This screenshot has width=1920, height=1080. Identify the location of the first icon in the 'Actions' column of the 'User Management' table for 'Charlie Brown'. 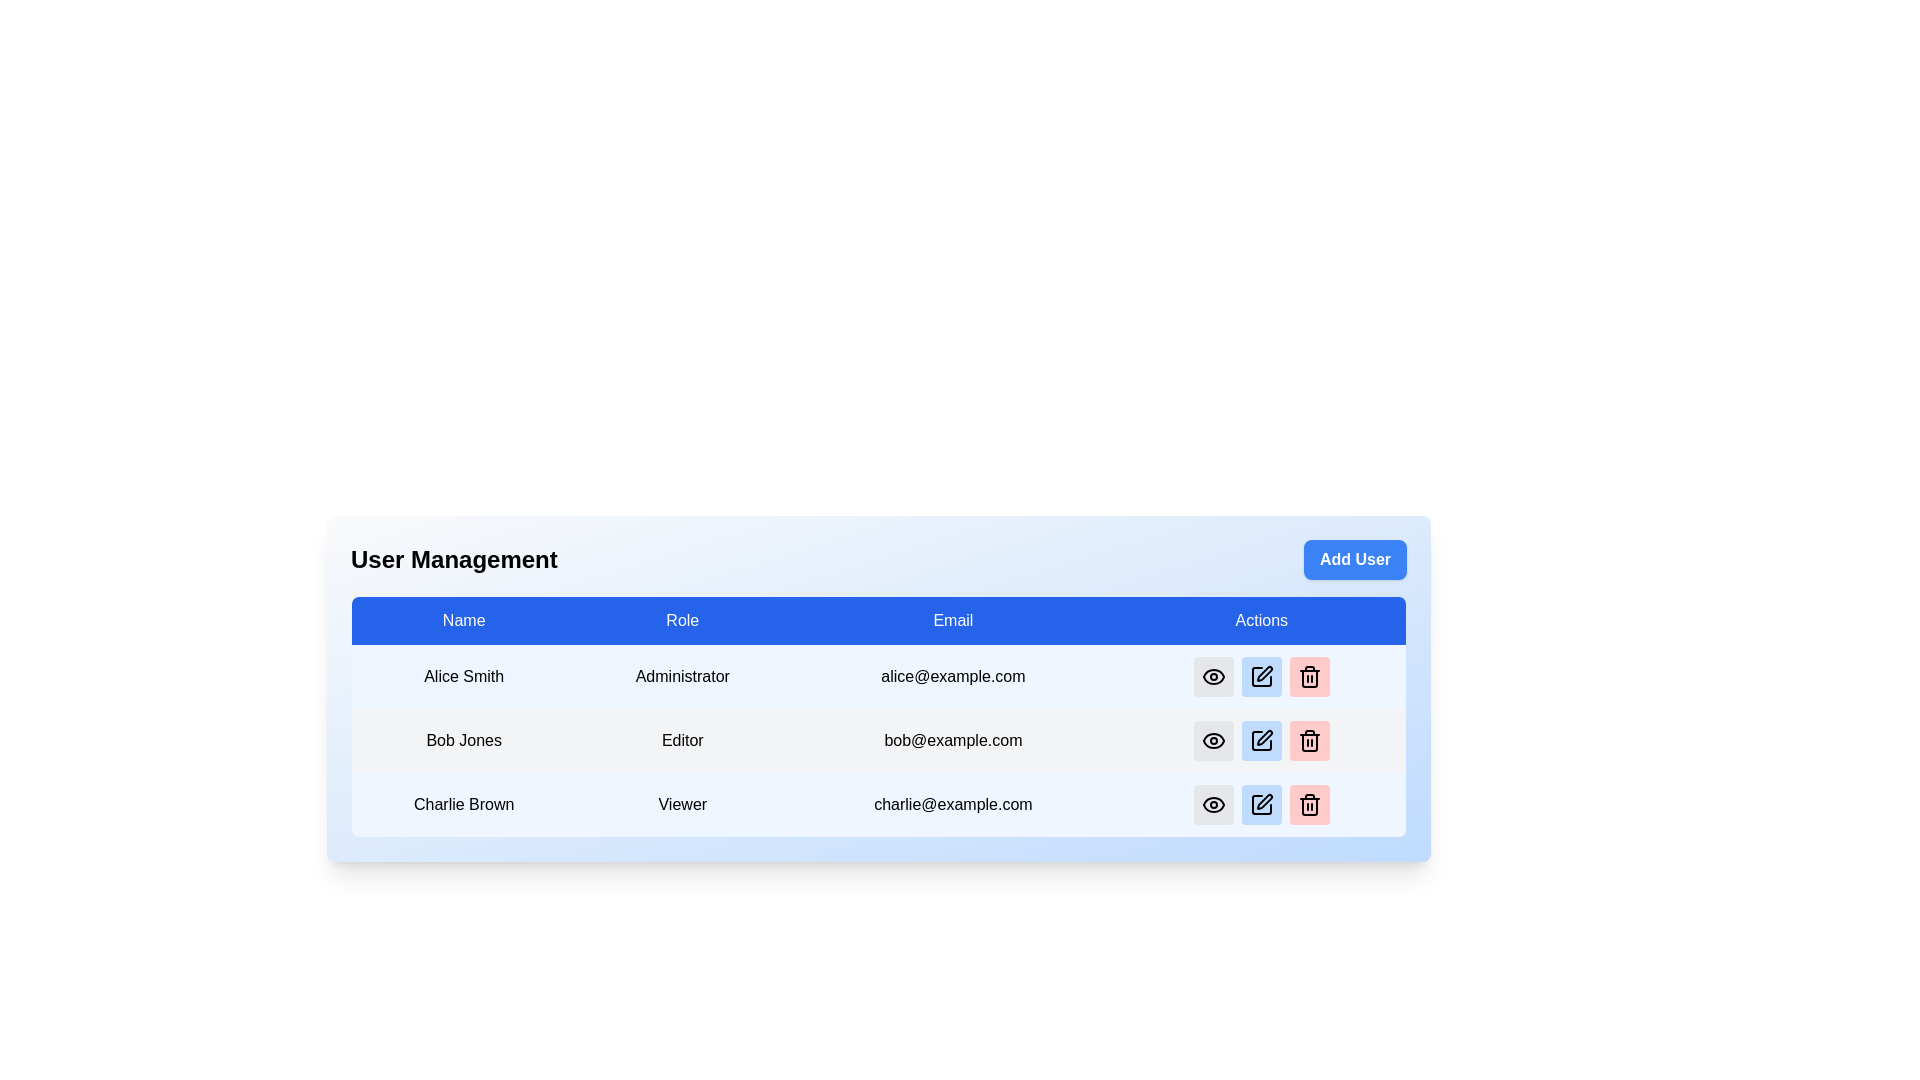
(1212, 804).